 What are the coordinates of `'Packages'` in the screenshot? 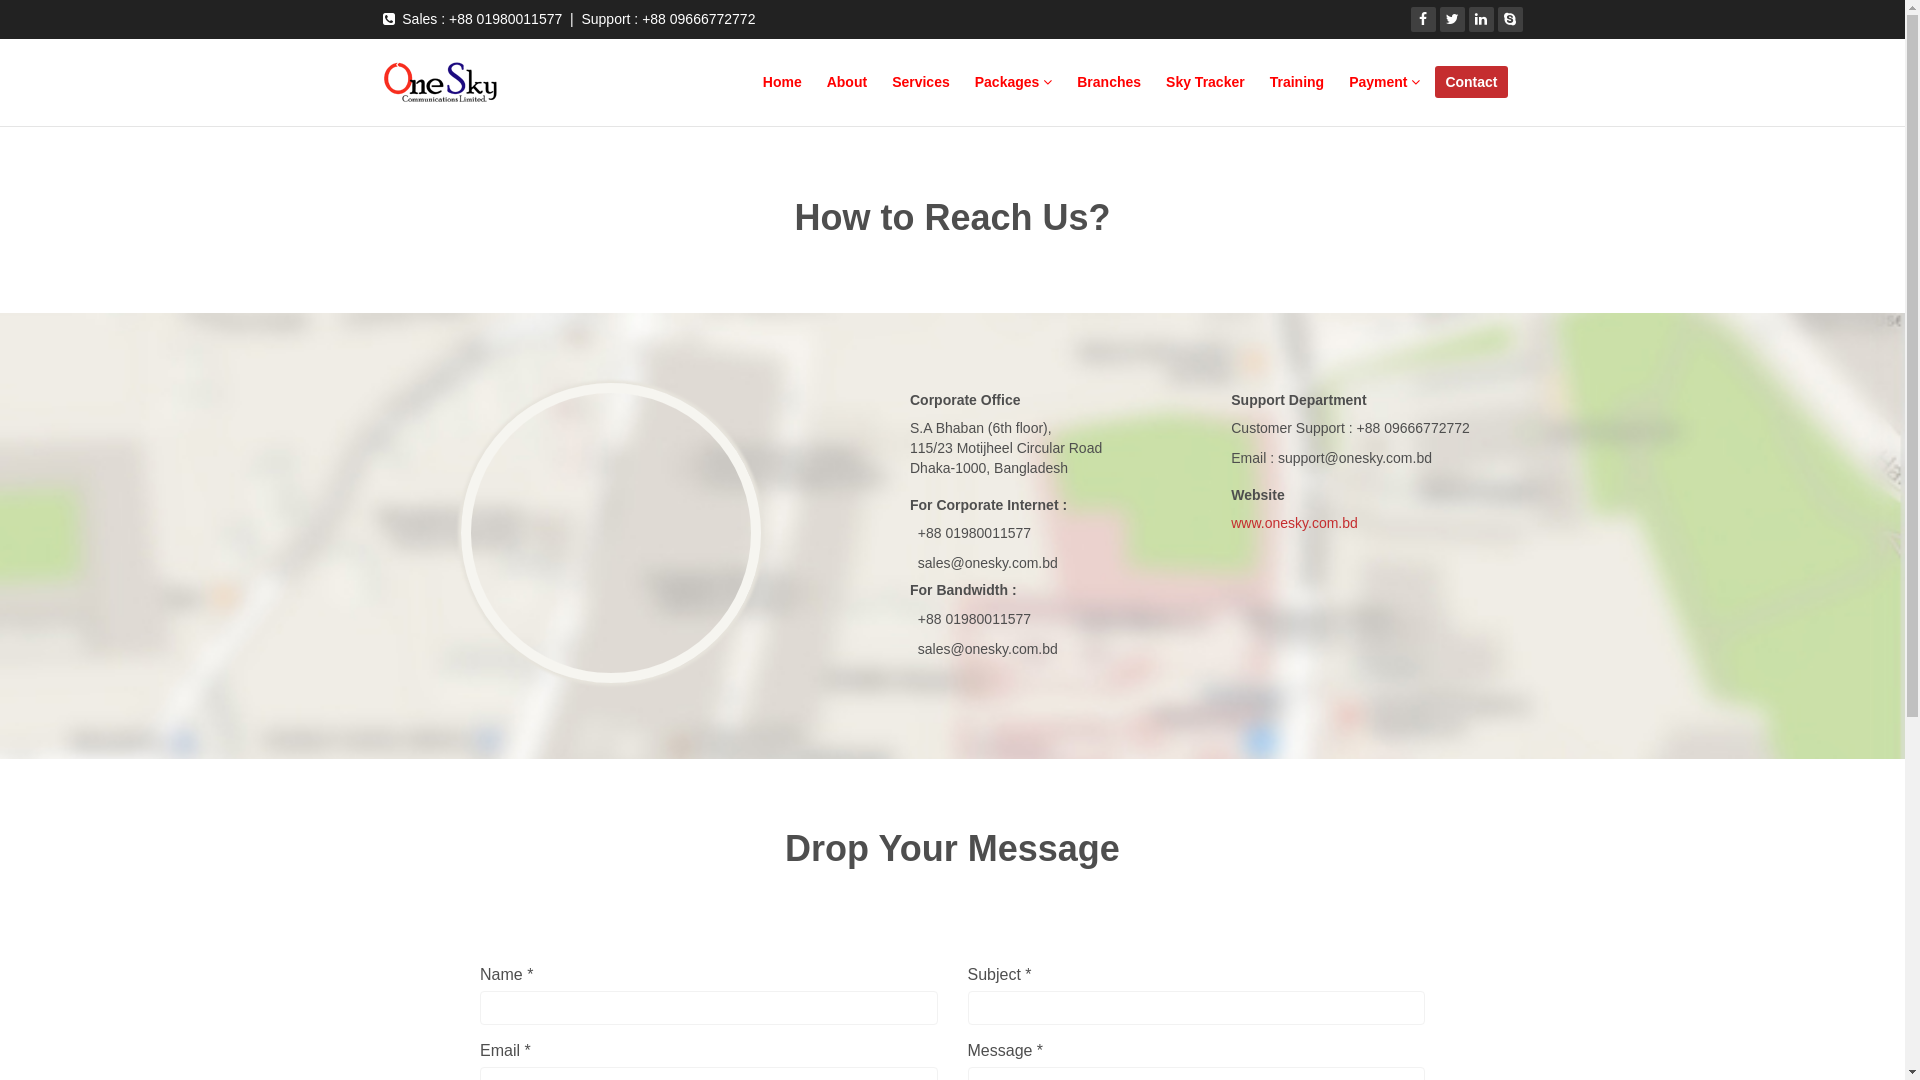 It's located at (1013, 80).